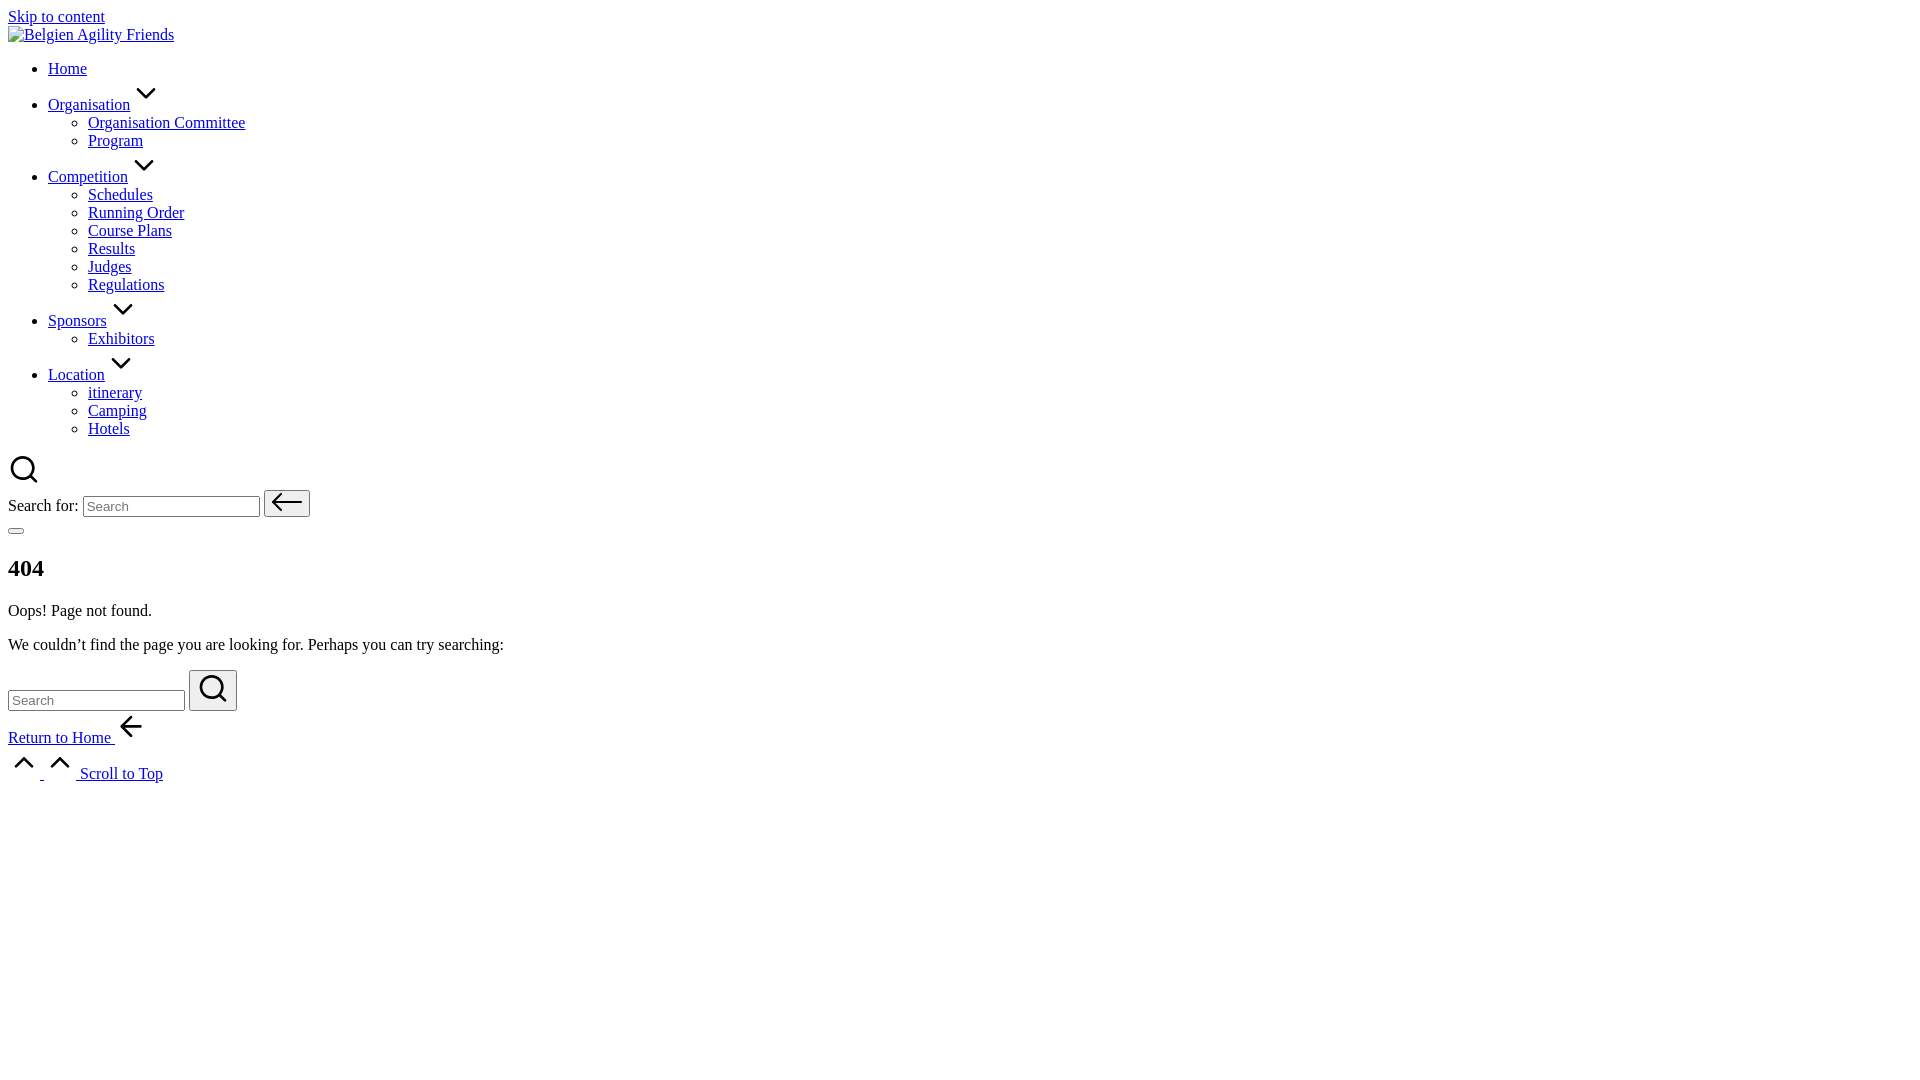 The width and height of the screenshot is (1920, 1080). Describe the element at coordinates (120, 337) in the screenshot. I see `'Exhibitors'` at that location.